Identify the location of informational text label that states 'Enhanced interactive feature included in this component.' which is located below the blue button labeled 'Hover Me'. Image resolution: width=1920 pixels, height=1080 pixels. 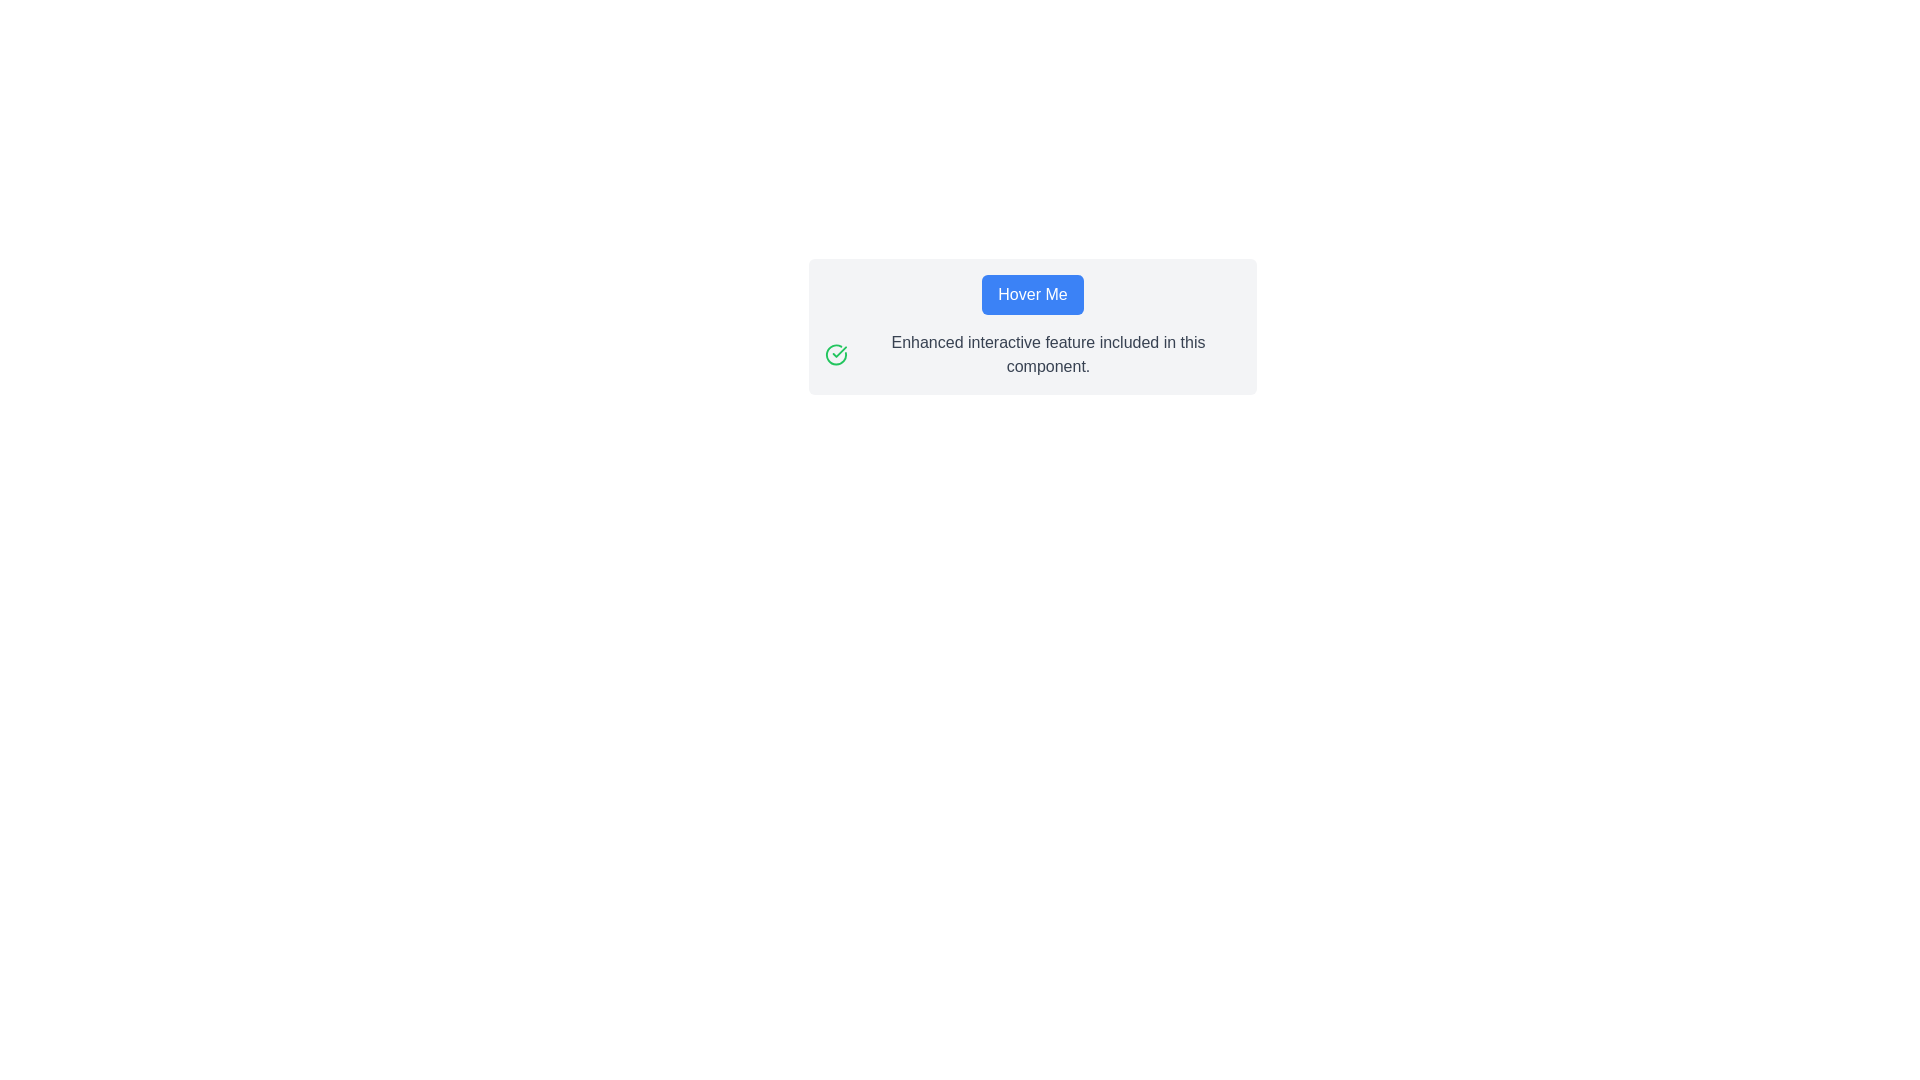
(1032, 353).